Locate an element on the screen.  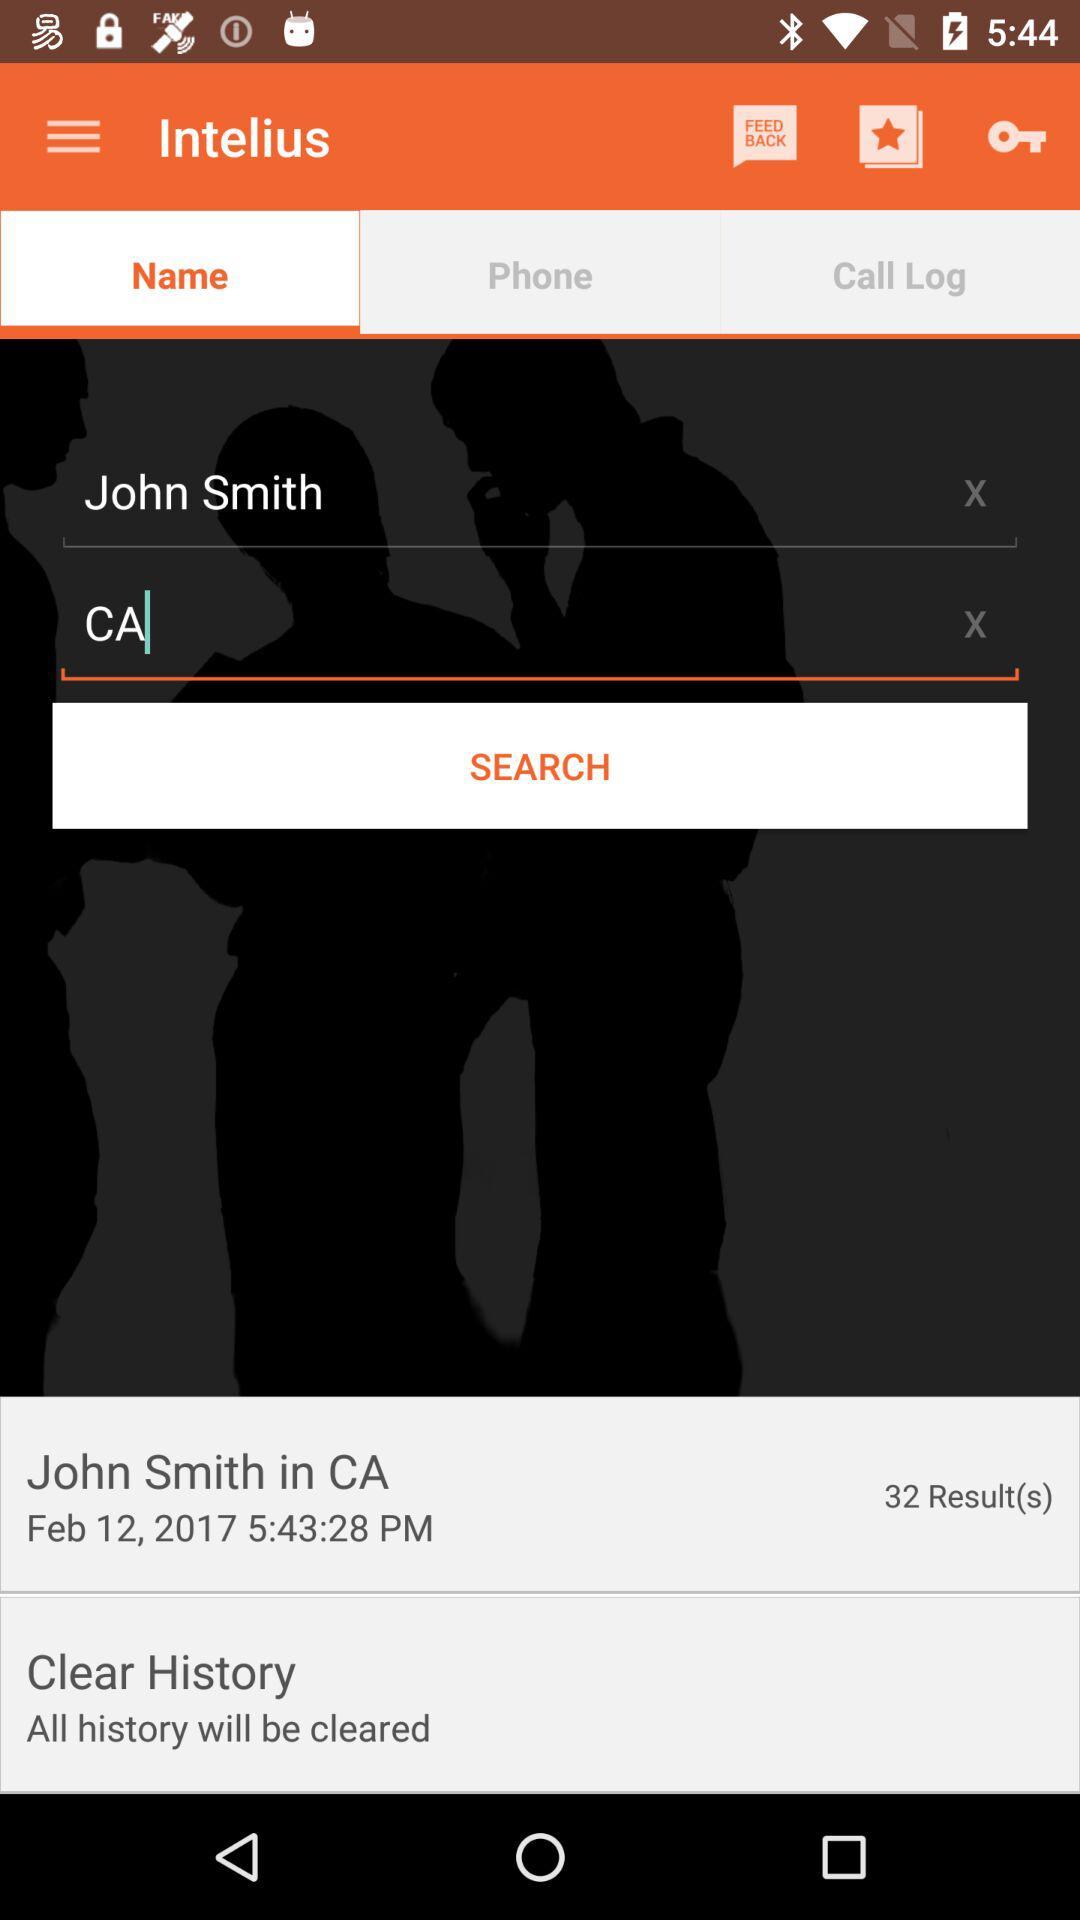
app next to the intelius item is located at coordinates (72, 135).